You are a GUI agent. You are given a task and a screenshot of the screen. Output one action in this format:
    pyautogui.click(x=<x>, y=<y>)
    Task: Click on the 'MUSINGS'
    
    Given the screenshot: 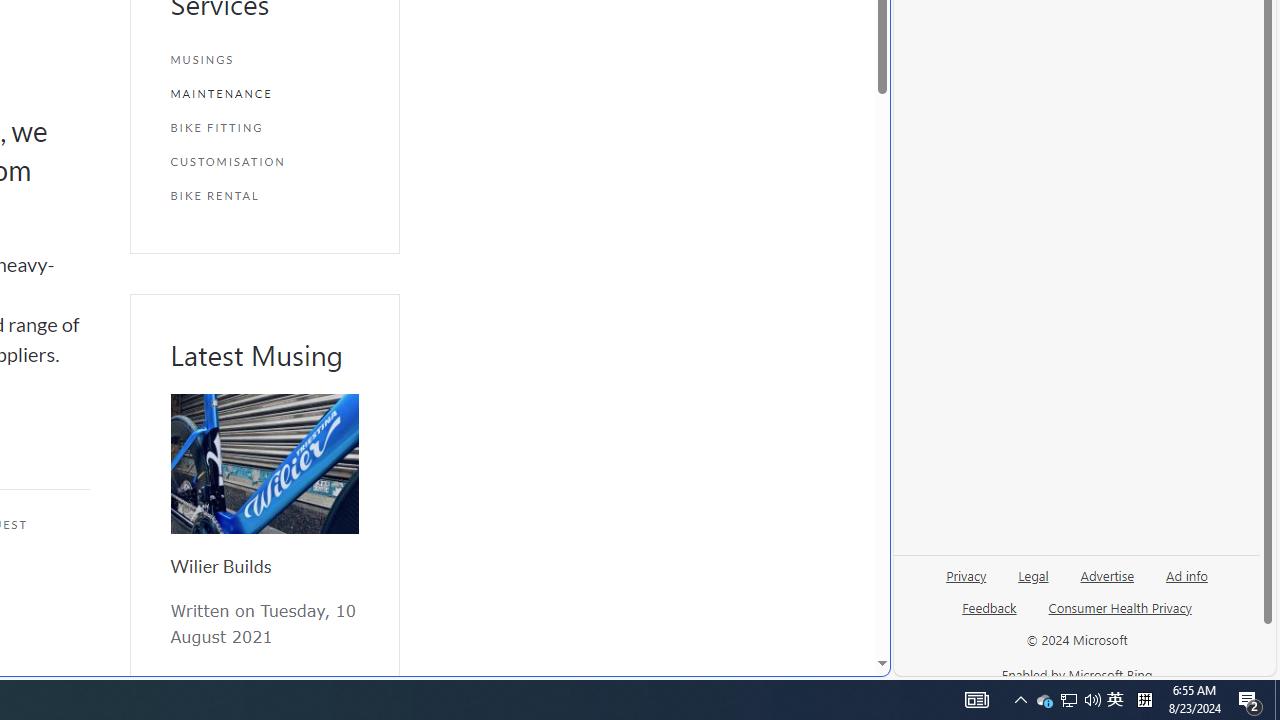 What is the action you would take?
    pyautogui.click(x=263, y=59)
    